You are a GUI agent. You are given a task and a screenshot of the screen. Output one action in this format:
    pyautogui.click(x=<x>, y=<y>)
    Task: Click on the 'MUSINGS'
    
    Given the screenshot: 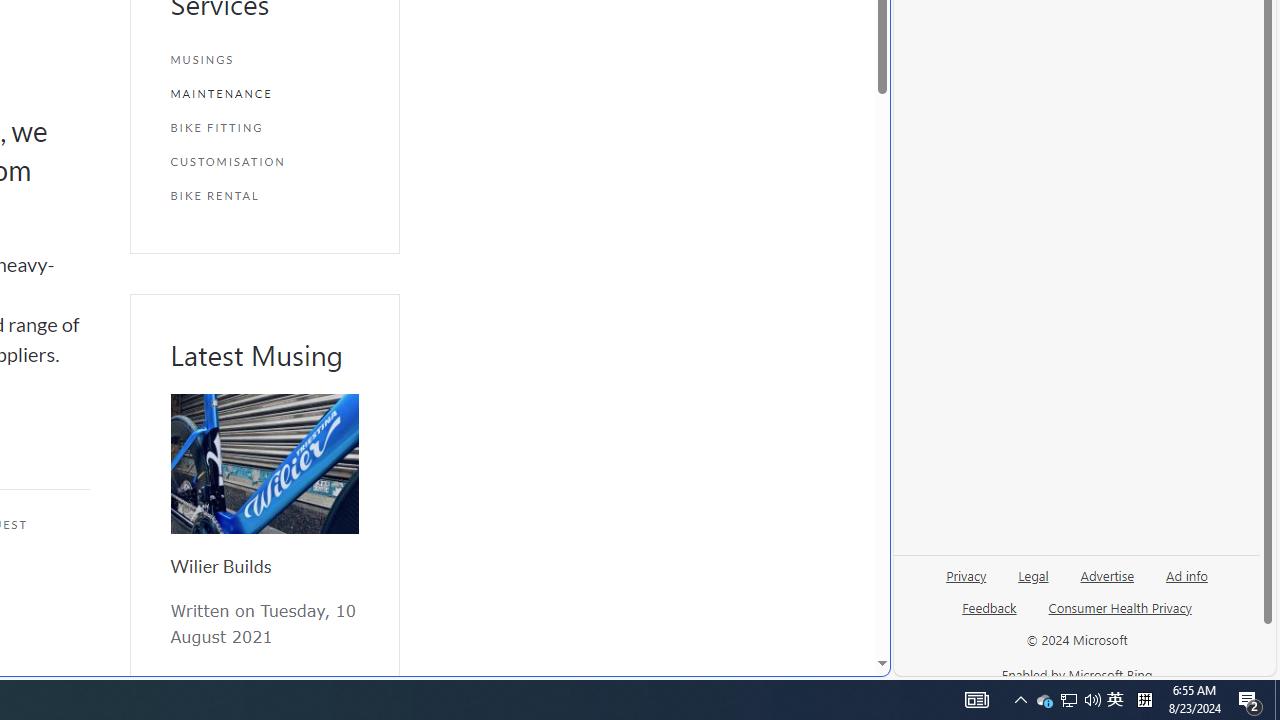 What is the action you would take?
    pyautogui.click(x=263, y=59)
    